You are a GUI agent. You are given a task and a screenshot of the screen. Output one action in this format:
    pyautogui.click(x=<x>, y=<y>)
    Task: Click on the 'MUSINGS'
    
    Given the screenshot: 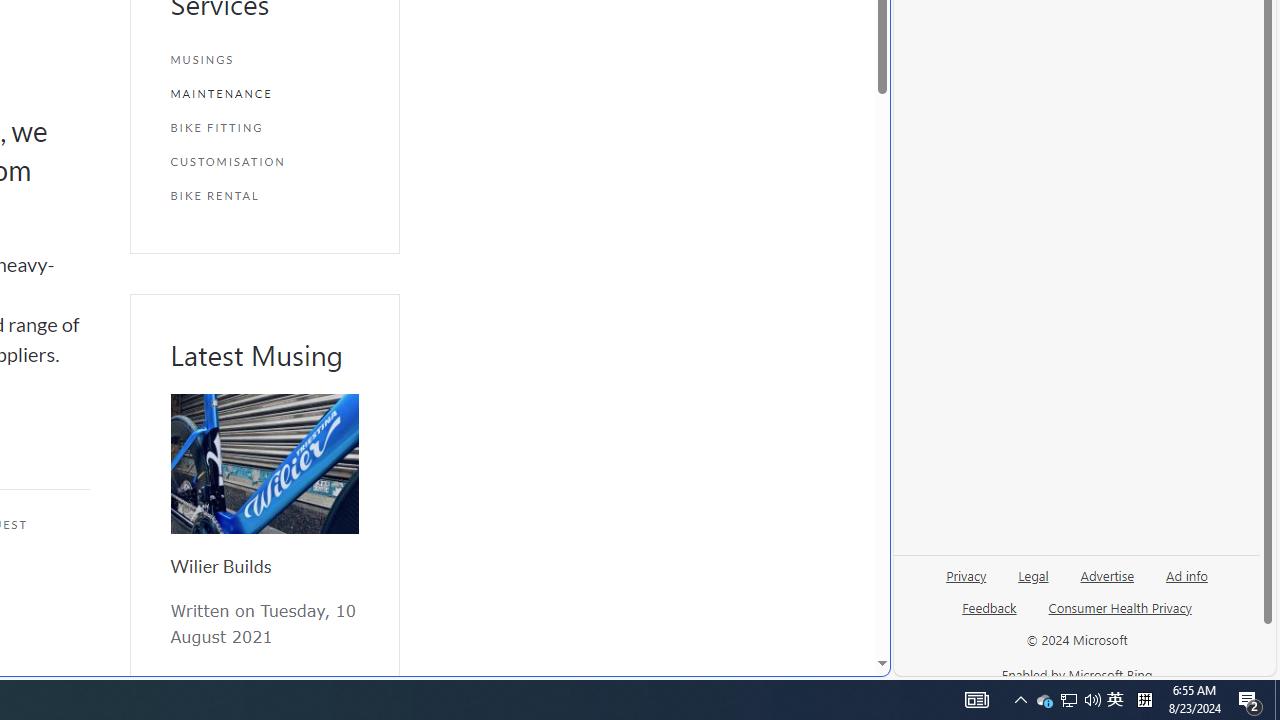 What is the action you would take?
    pyautogui.click(x=263, y=59)
    